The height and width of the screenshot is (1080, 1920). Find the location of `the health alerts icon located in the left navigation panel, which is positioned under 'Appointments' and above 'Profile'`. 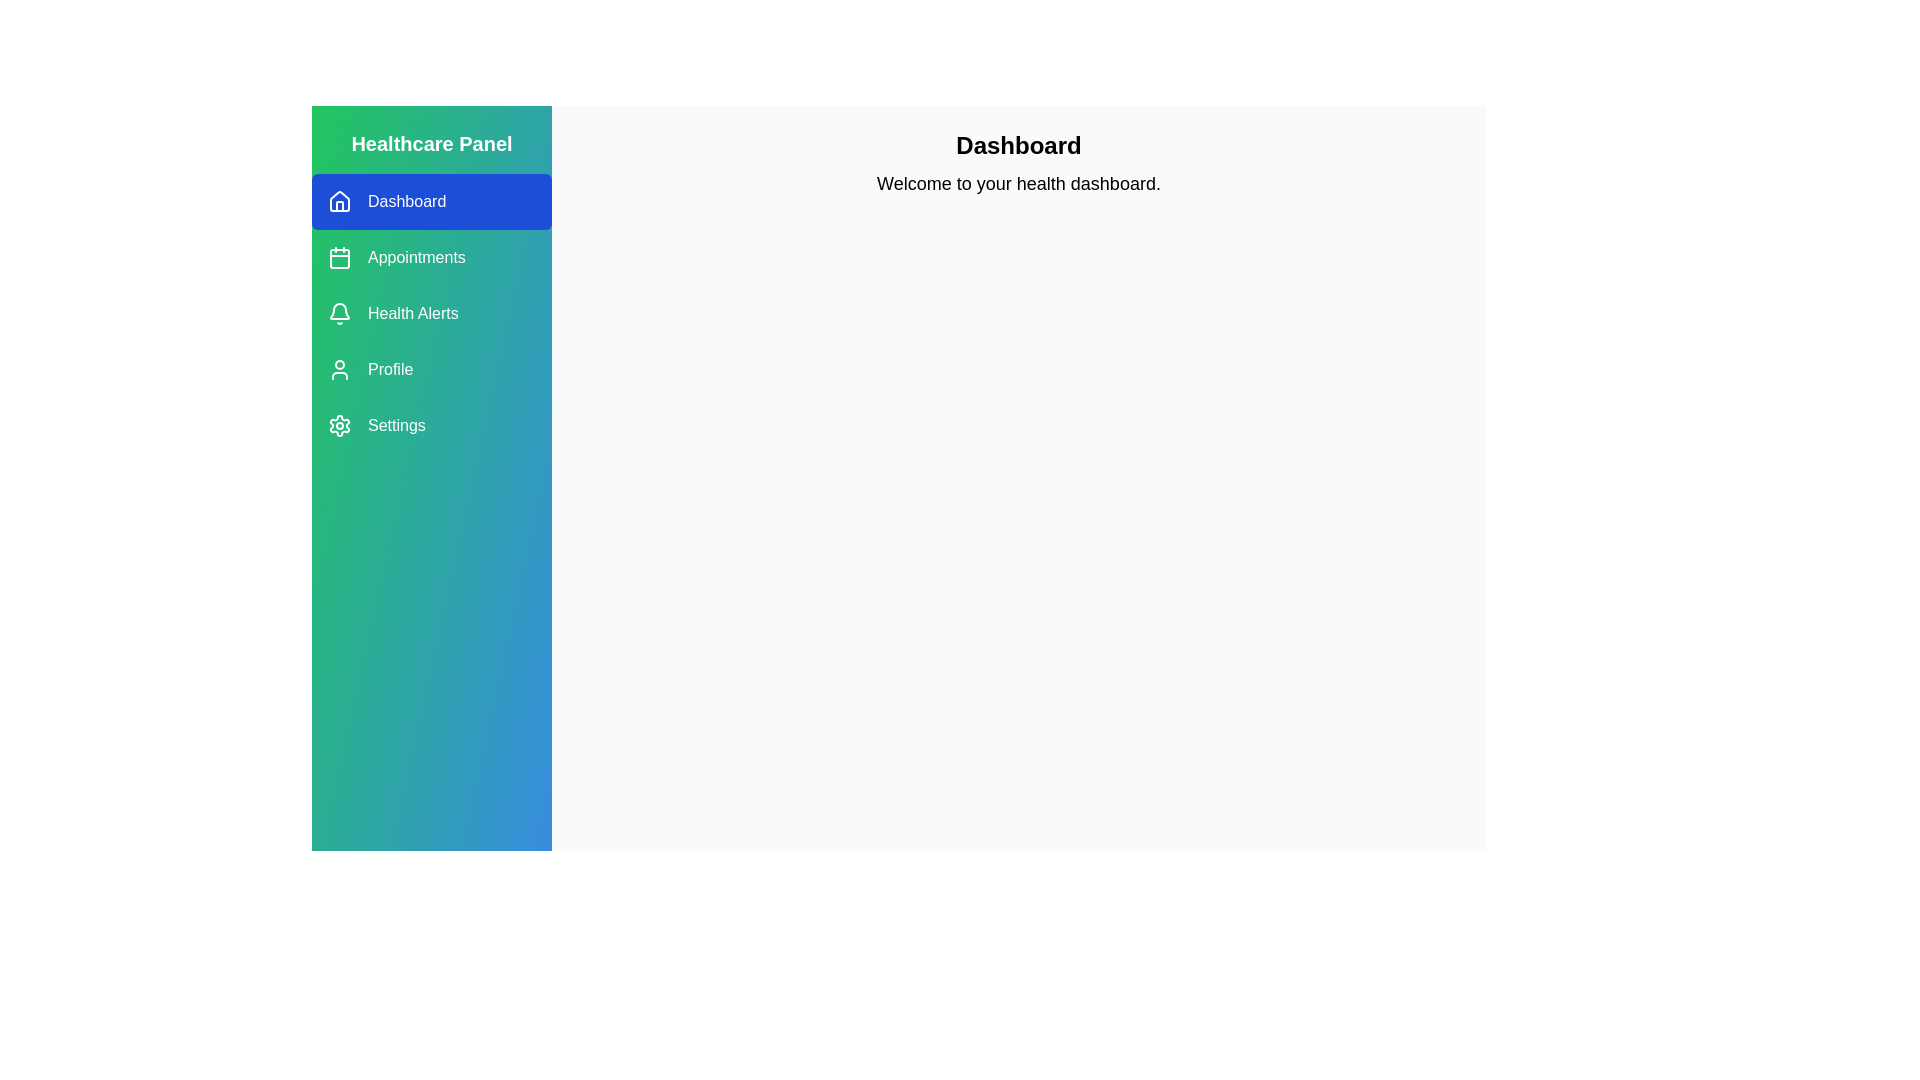

the health alerts icon located in the left navigation panel, which is positioned under 'Appointments' and above 'Profile' is located at coordinates (340, 313).